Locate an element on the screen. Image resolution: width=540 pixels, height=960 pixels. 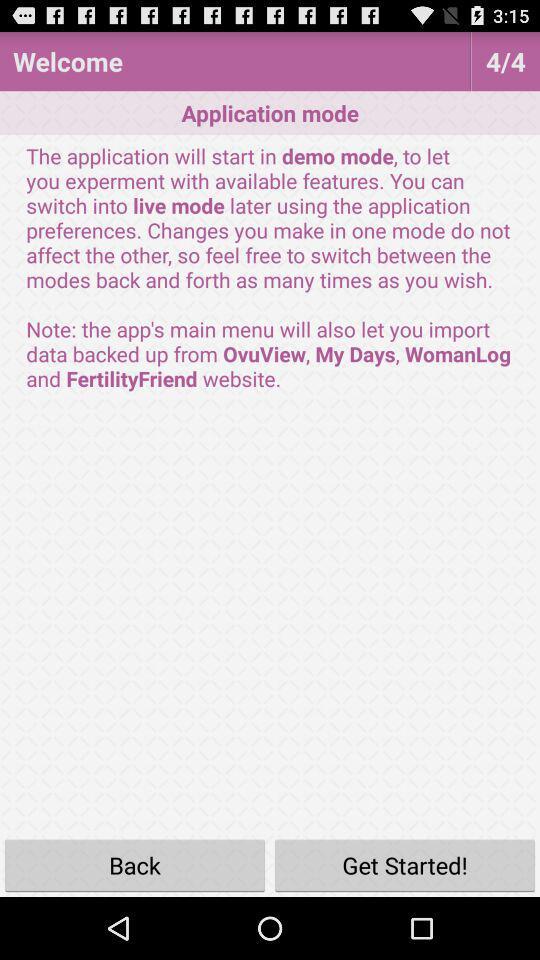
the icon next to the get started! is located at coordinates (135, 864).